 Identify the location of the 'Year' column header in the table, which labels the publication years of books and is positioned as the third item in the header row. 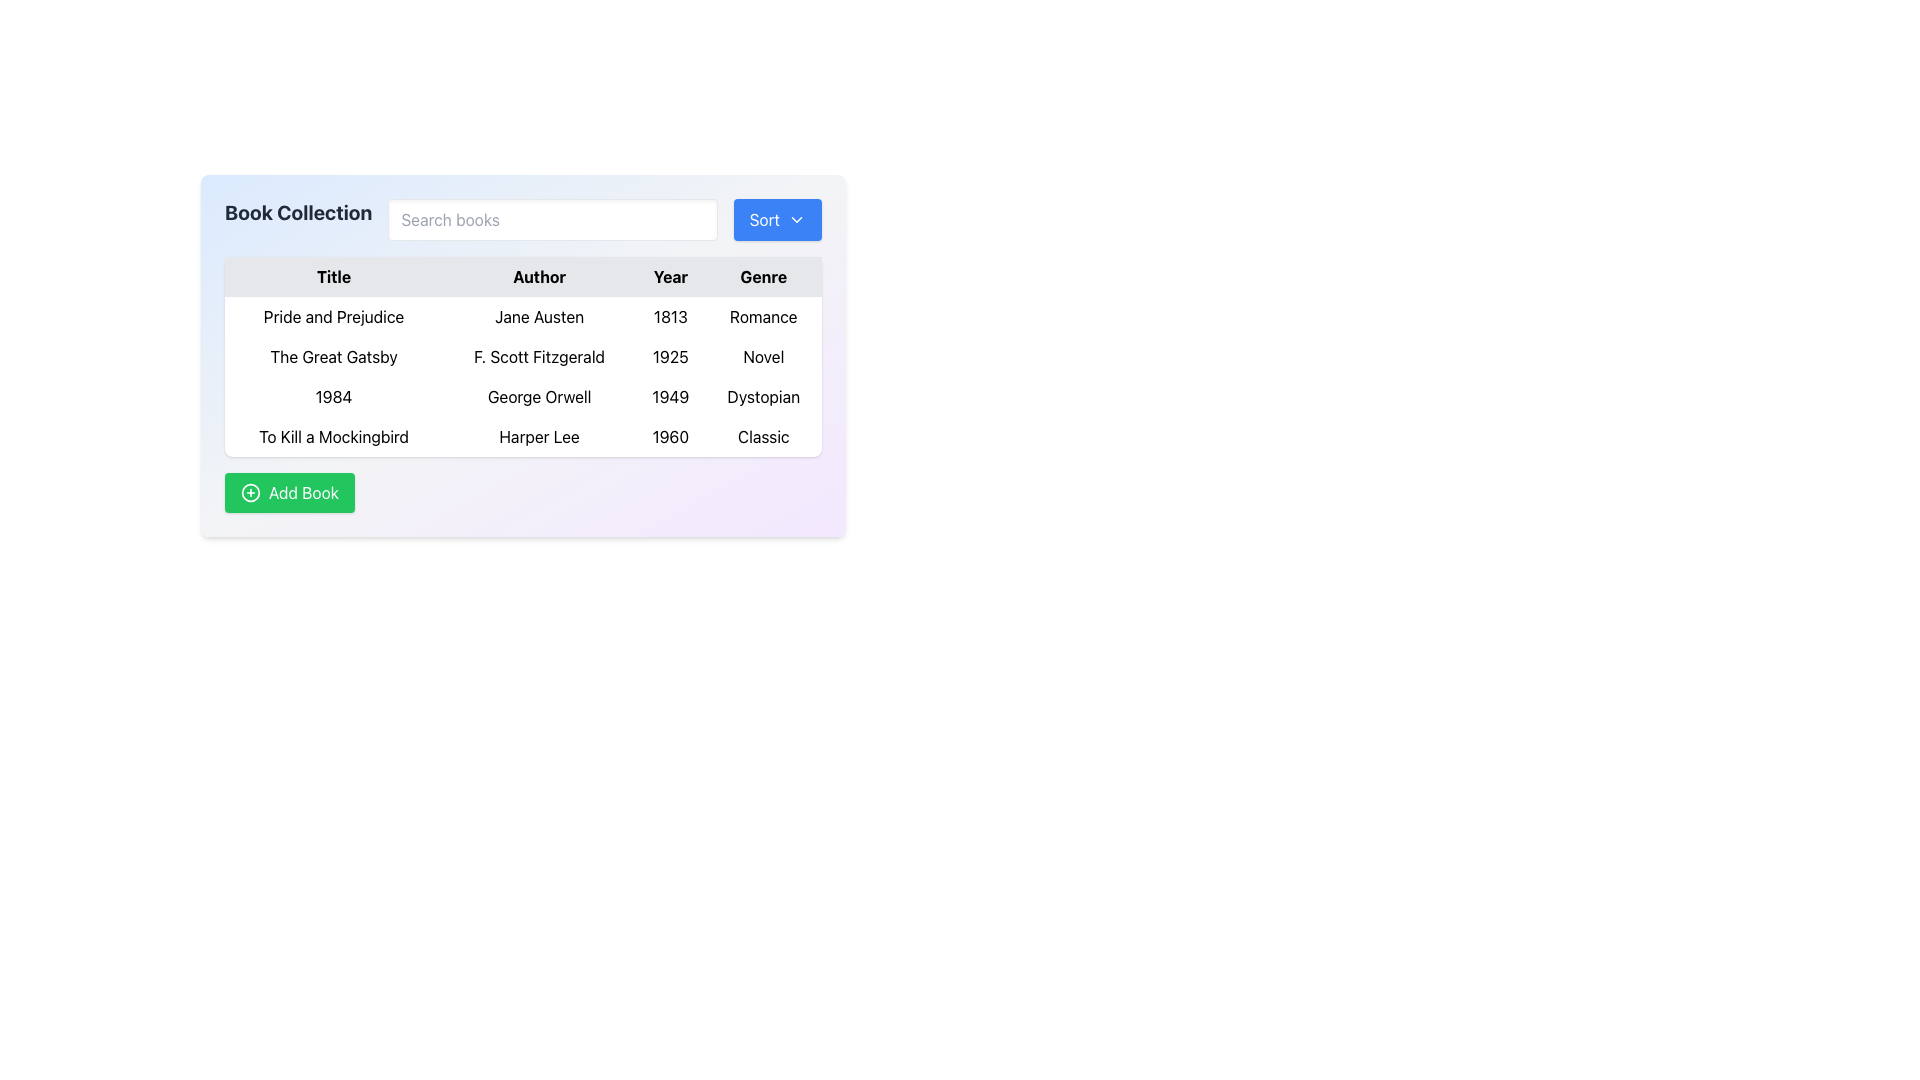
(670, 277).